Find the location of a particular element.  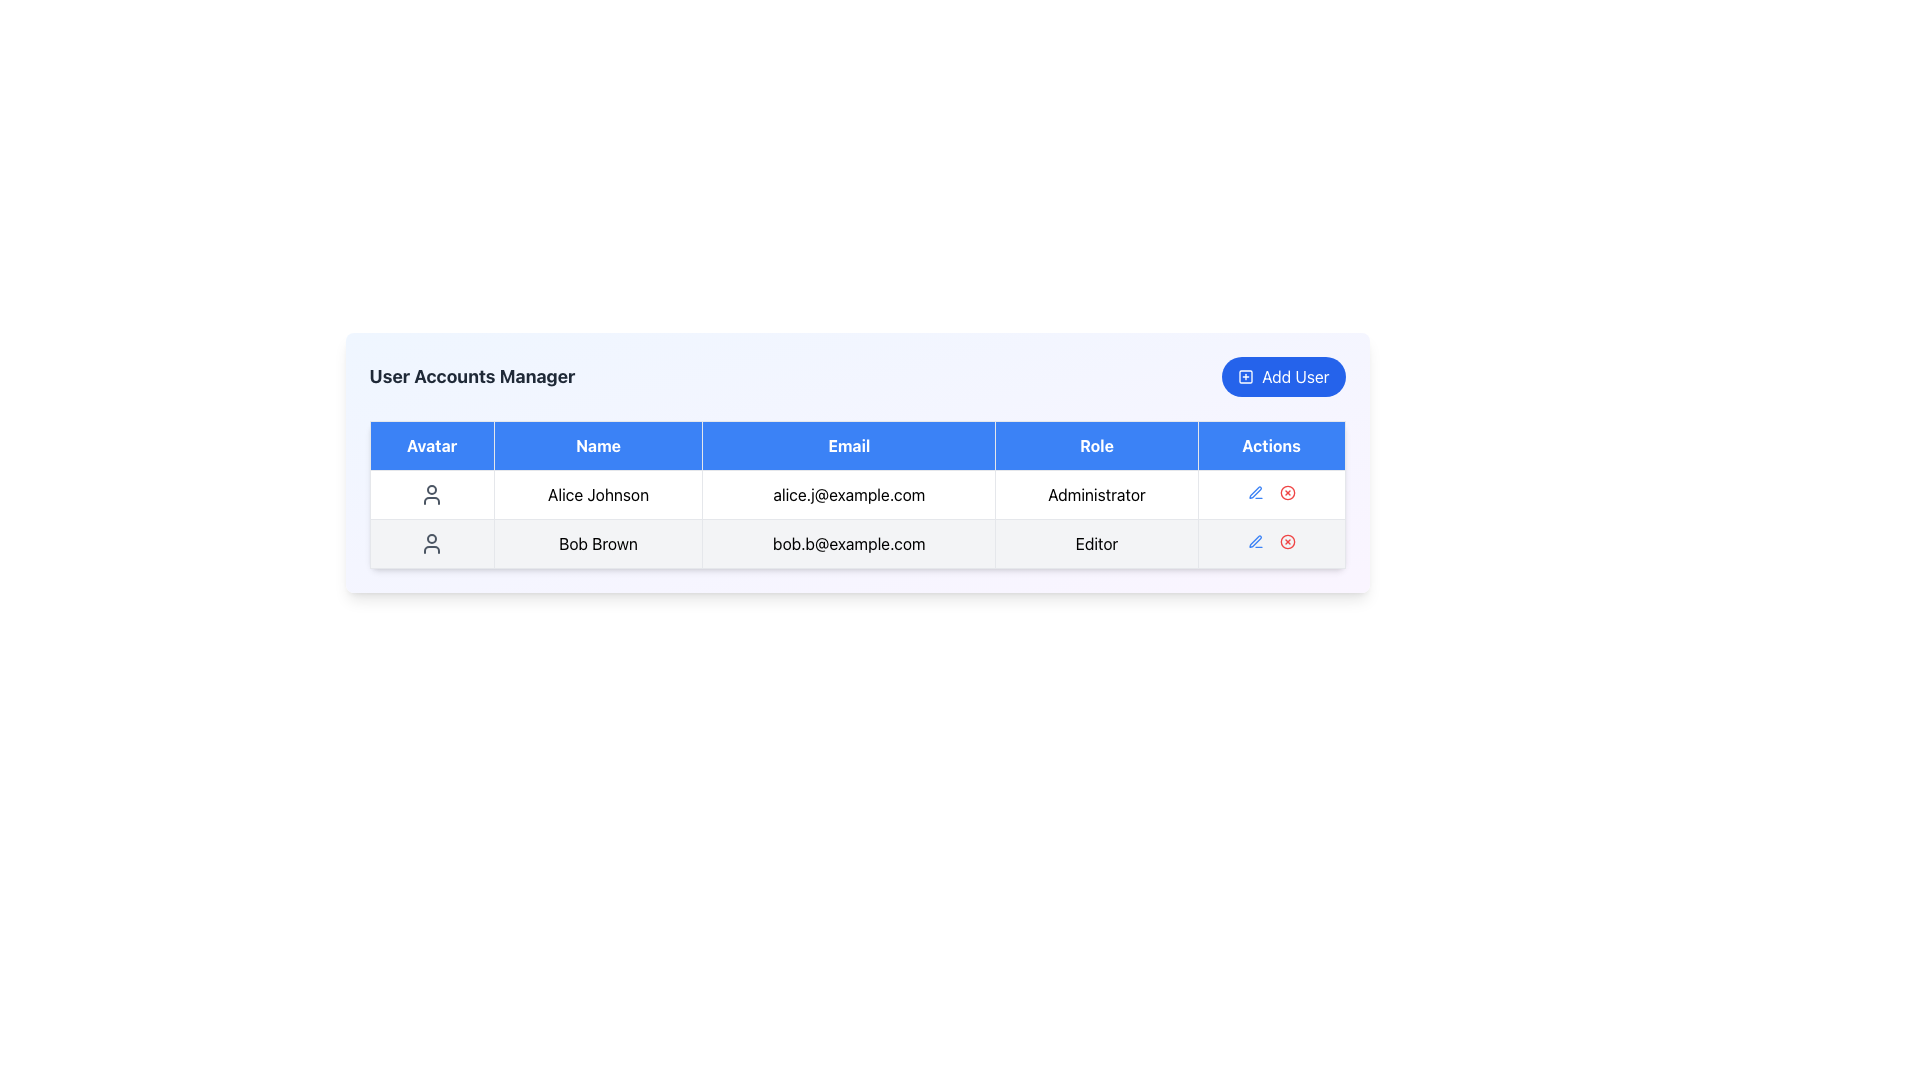

text displayed in the Text Display Field that shows the email address 'bob.b@example.com' located in the 'Email' column of the table under 'Bob Brown' is located at coordinates (849, 543).